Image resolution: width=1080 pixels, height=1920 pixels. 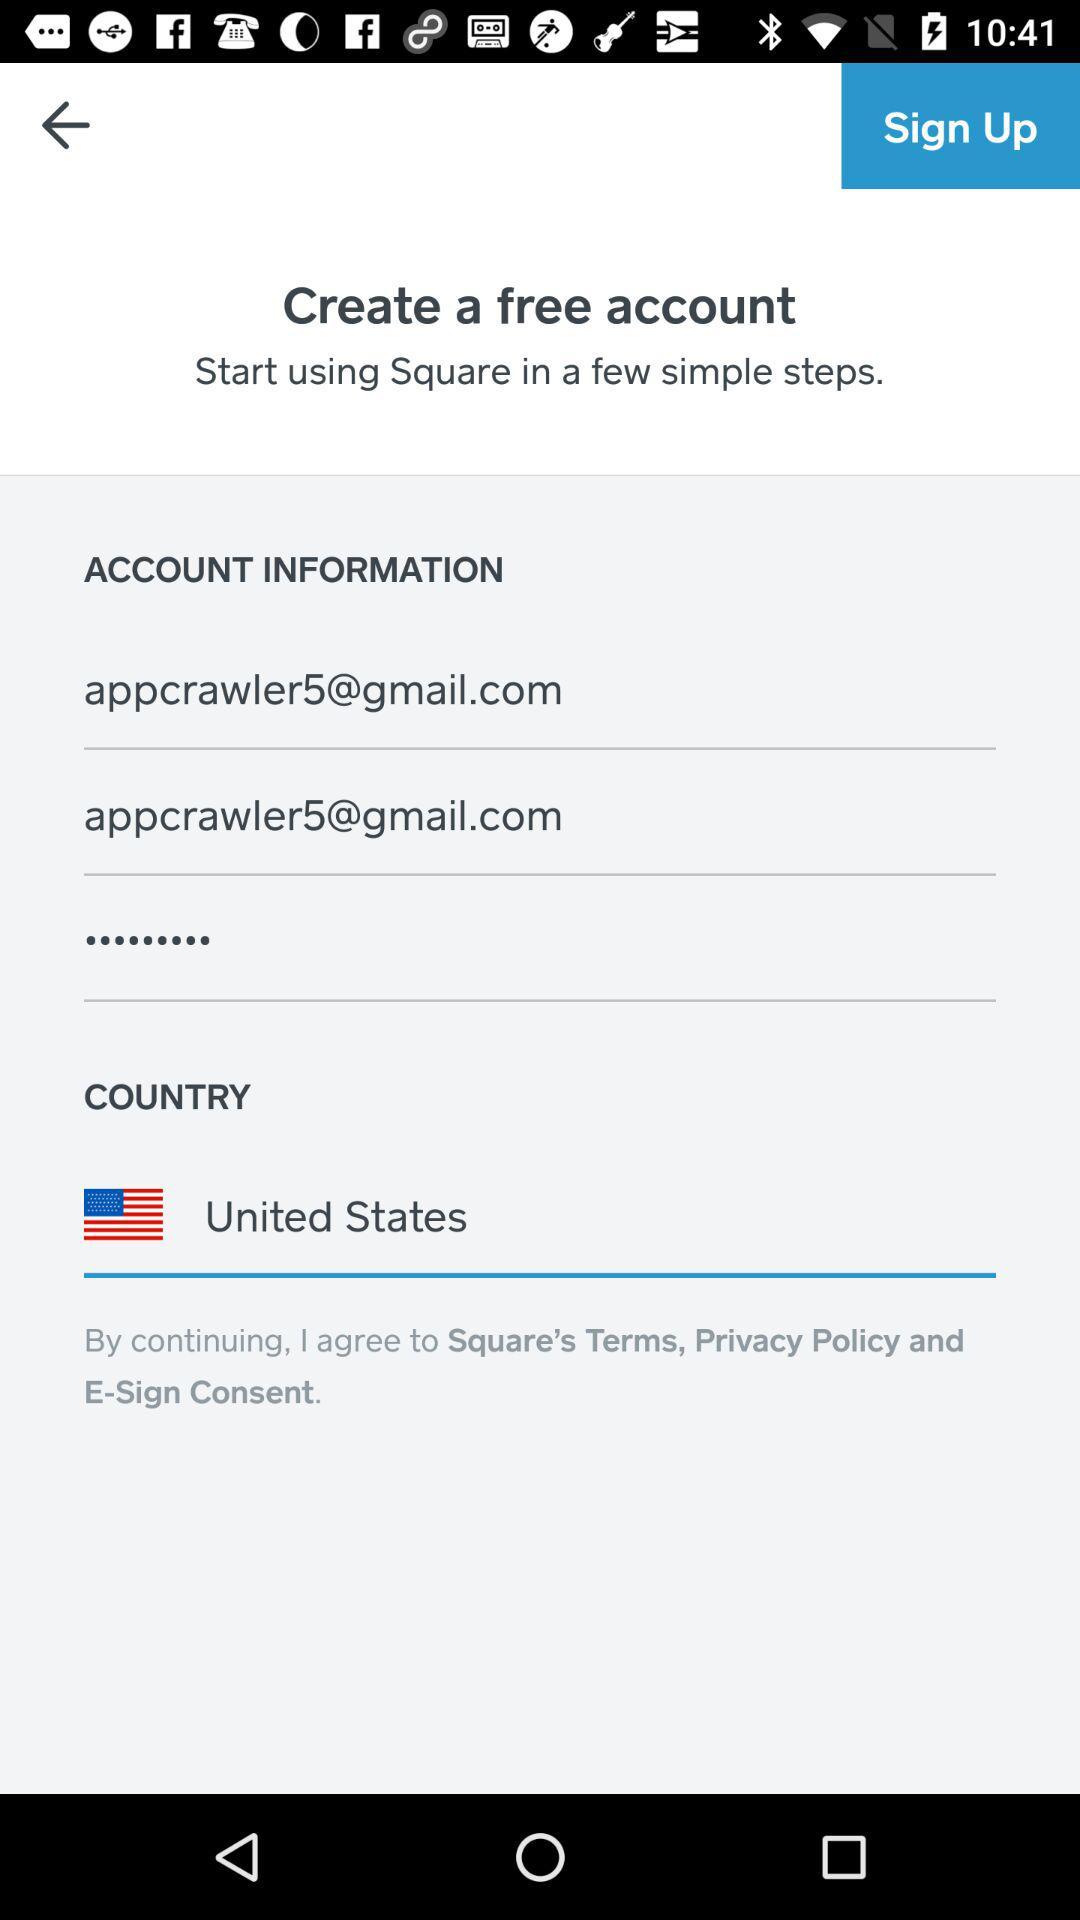 I want to click on item below the create a free, so click(x=538, y=369).